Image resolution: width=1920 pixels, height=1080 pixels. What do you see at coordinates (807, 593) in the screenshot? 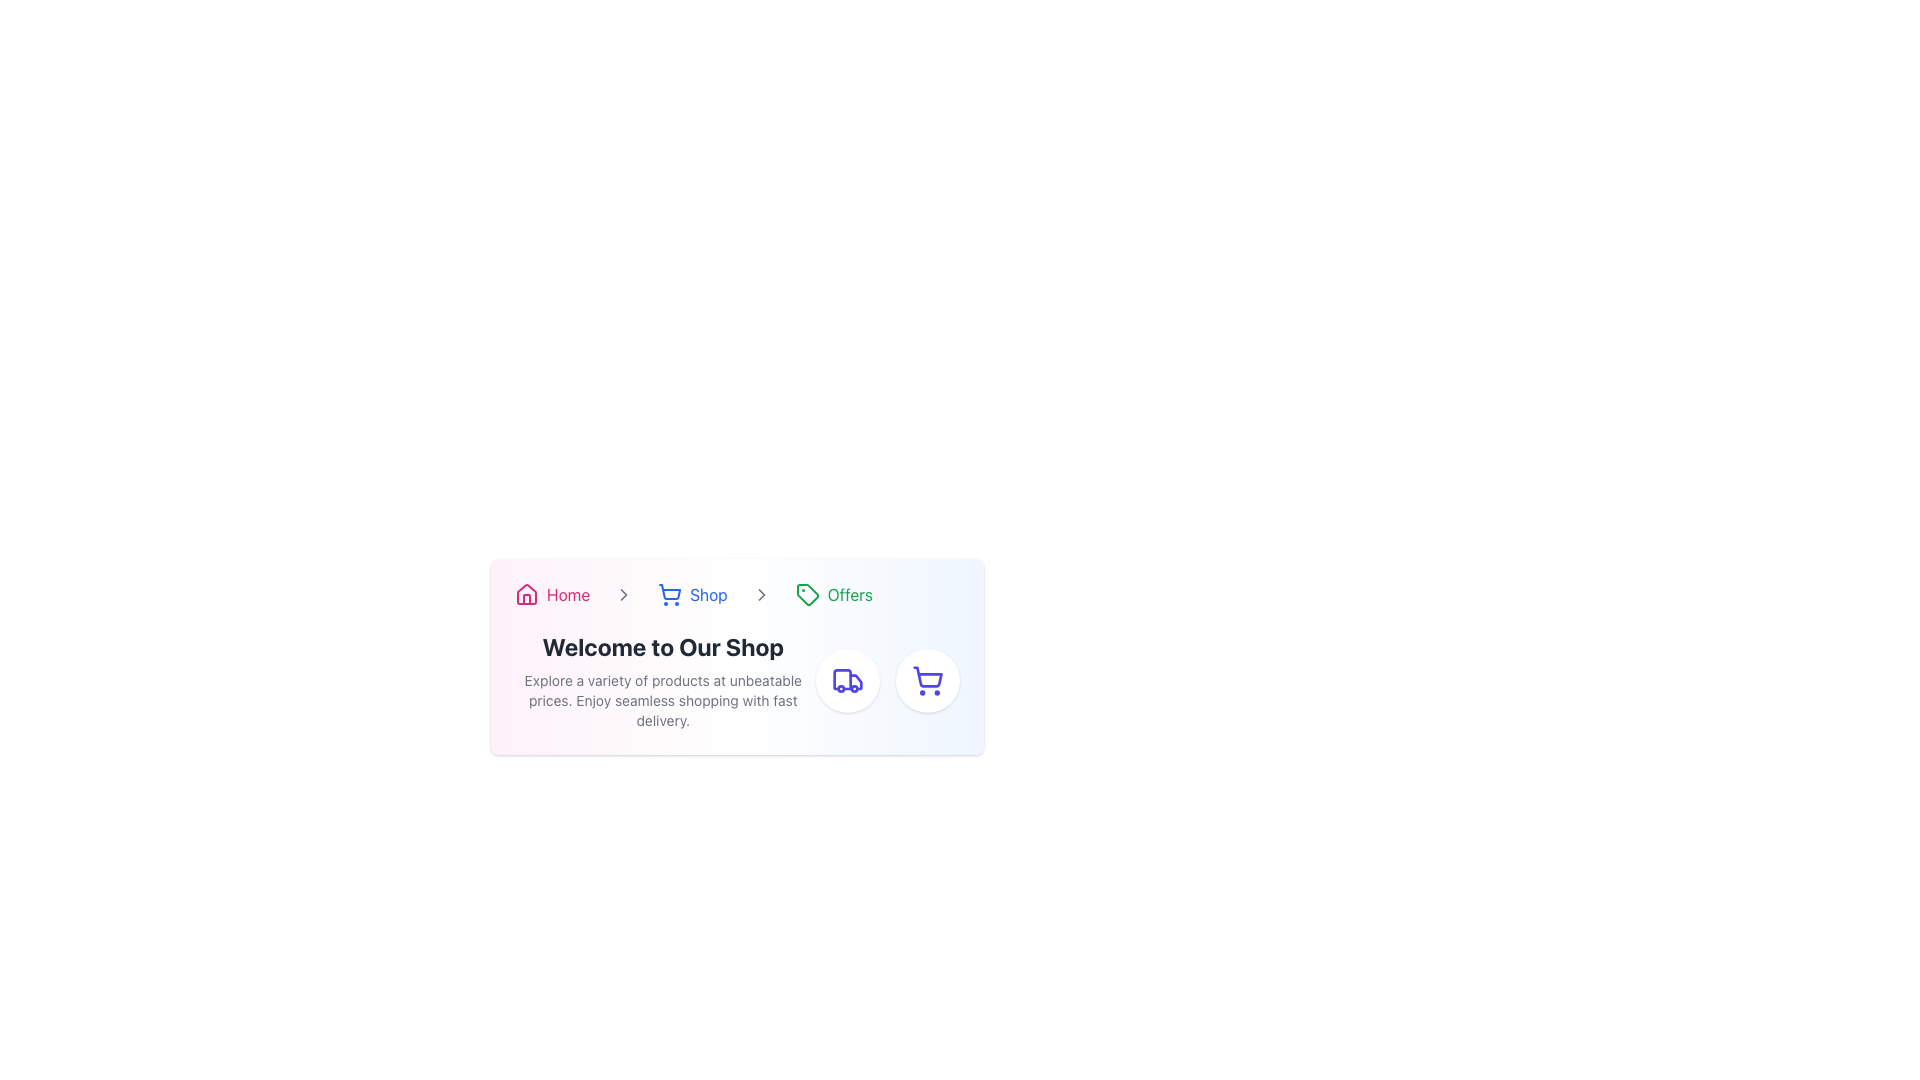
I see `the tag-shaped icon located in the breadcrumb navigation bar, positioned between the 'Shop' link and 'Offers' text` at bounding box center [807, 593].